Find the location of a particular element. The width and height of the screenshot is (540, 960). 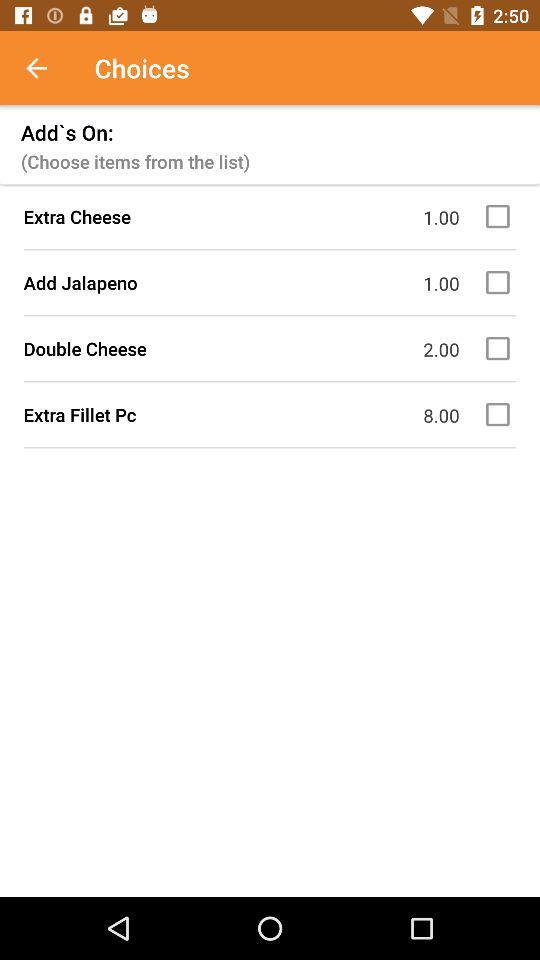

extra cheese is located at coordinates (500, 216).